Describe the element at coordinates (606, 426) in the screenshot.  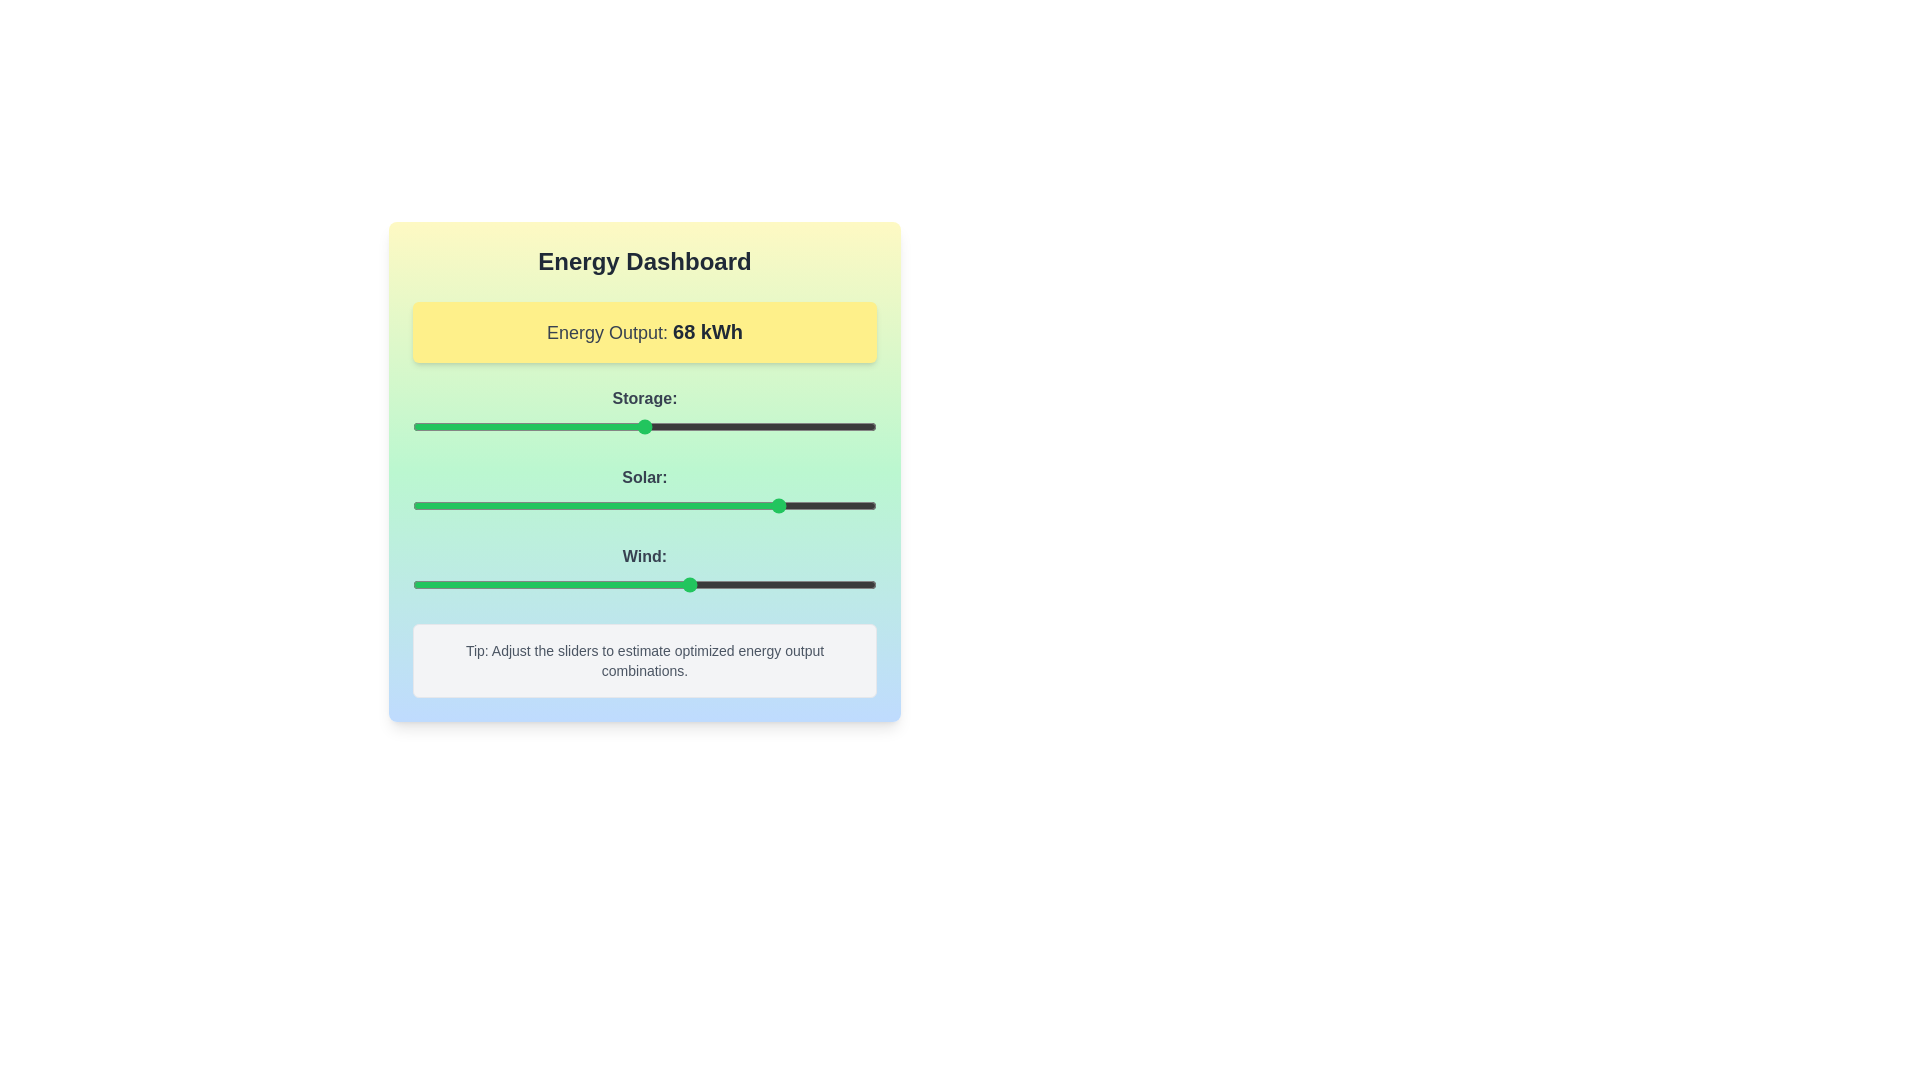
I see `the 'Storage' slider to 42` at that location.